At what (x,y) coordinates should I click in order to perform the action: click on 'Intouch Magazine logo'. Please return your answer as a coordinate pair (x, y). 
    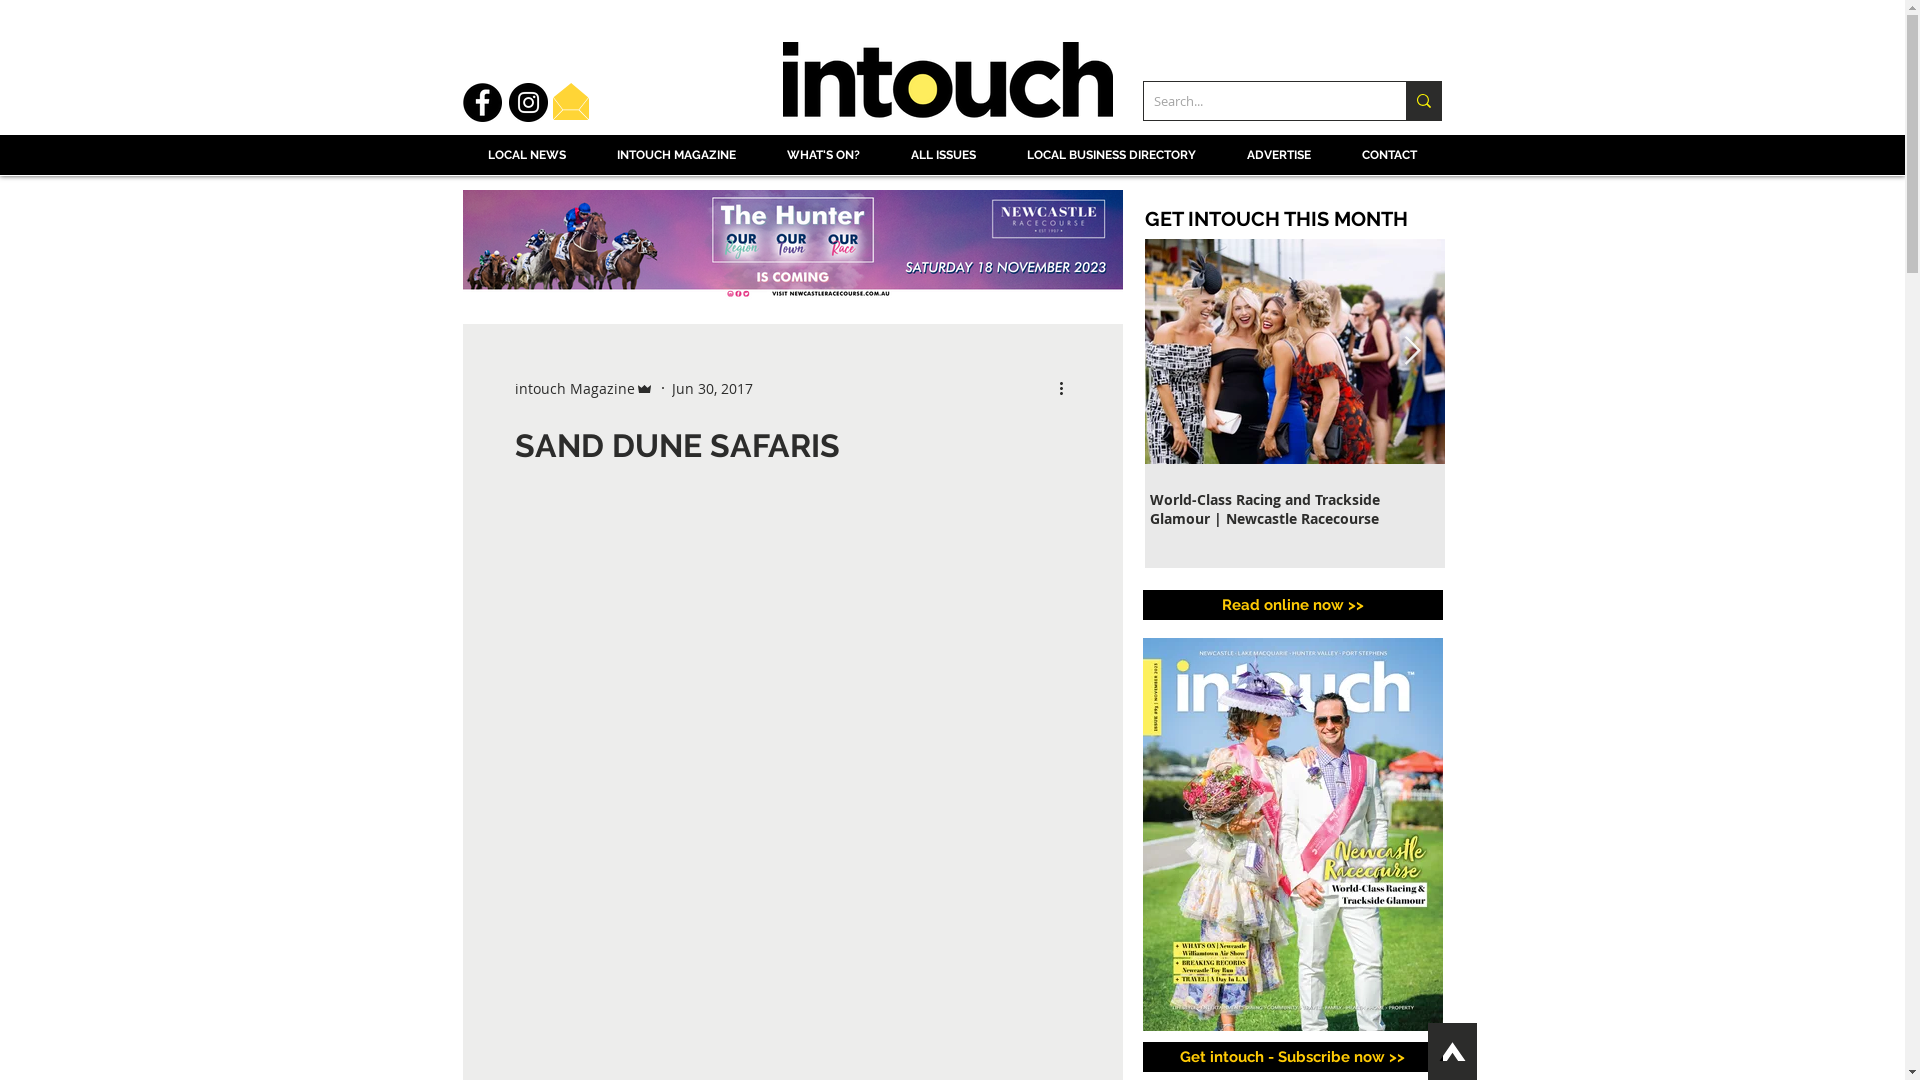
    Looking at the image, I should click on (945, 80).